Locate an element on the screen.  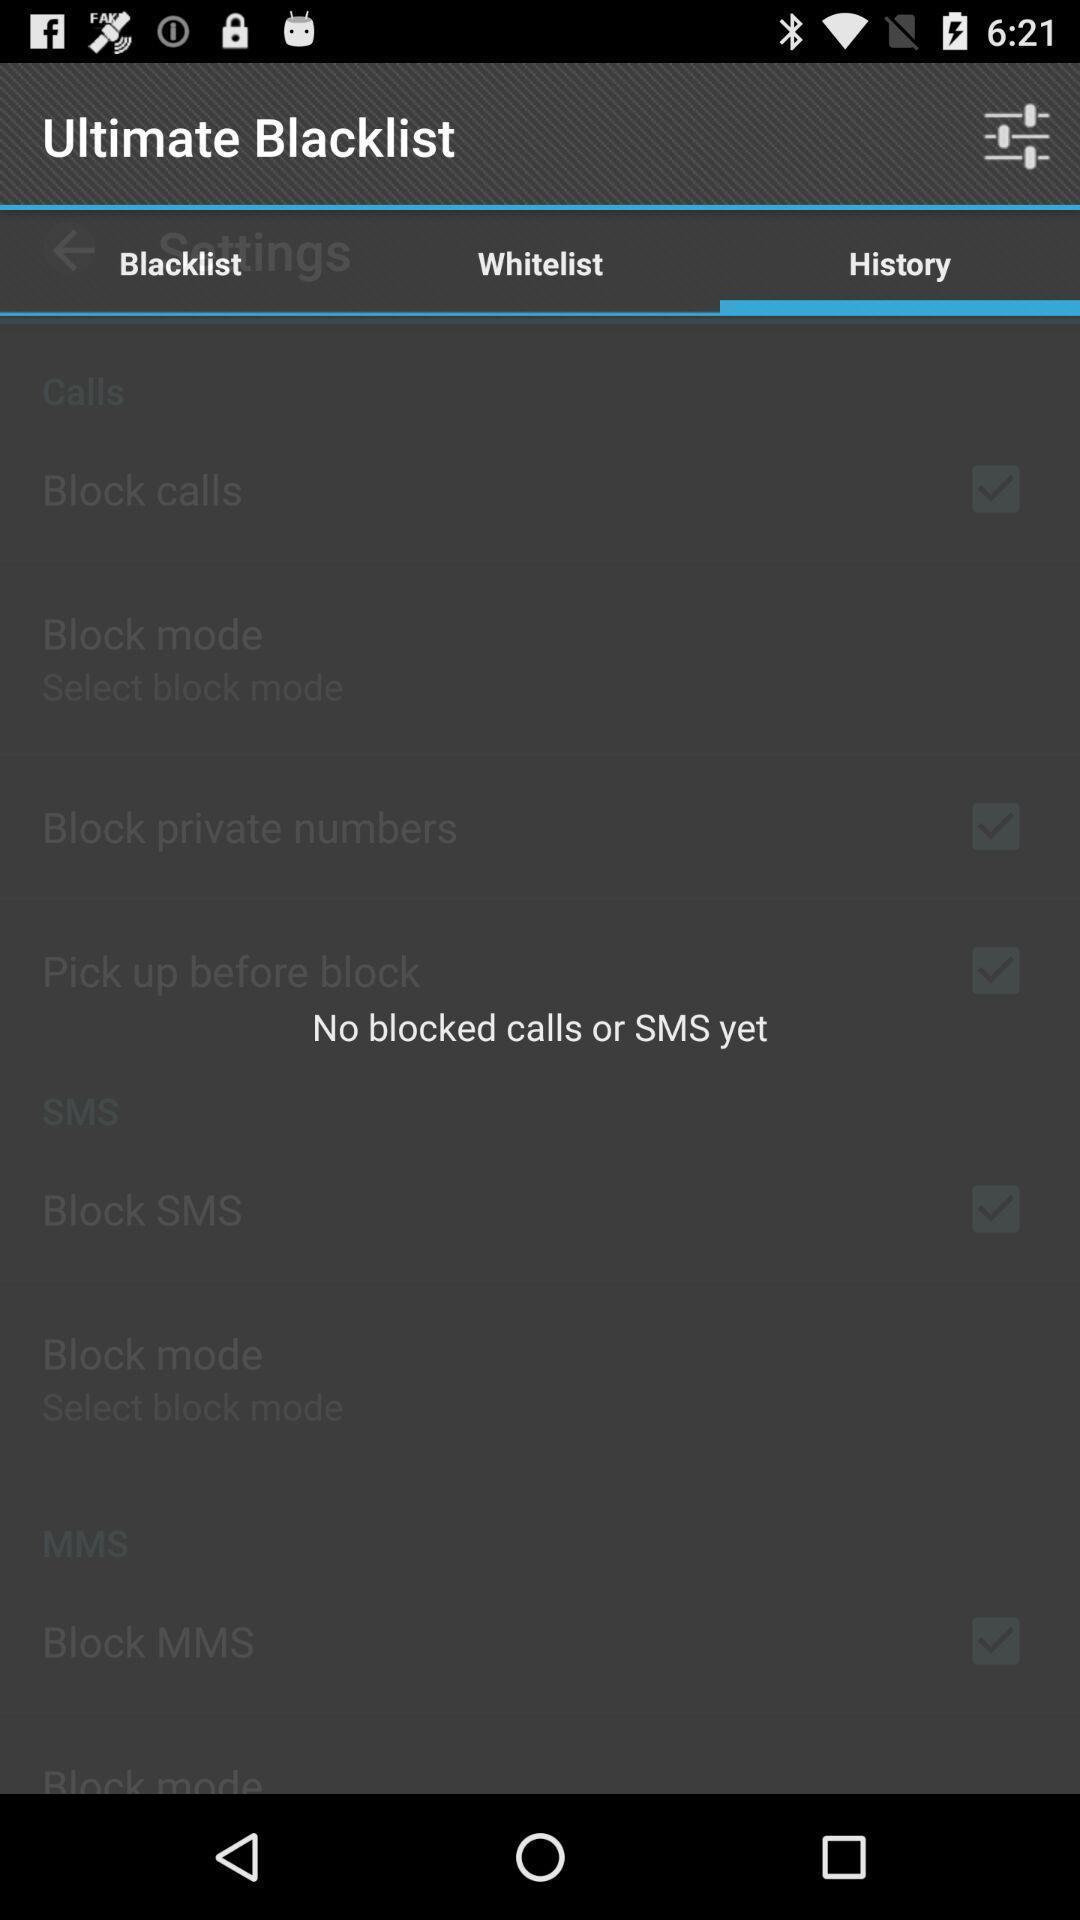
the whitelist is located at coordinates (540, 261).